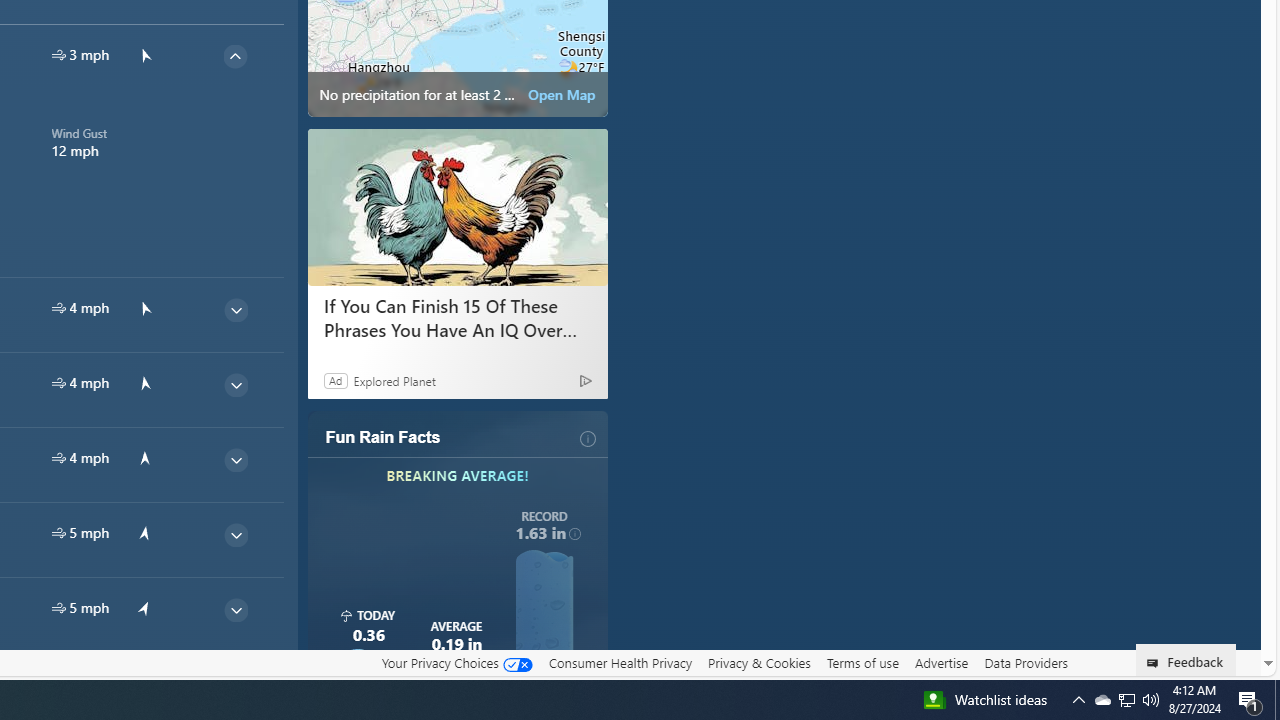 This screenshot has height=720, width=1280. What do you see at coordinates (1025, 662) in the screenshot?
I see `'Data Providers'` at bounding box center [1025, 662].